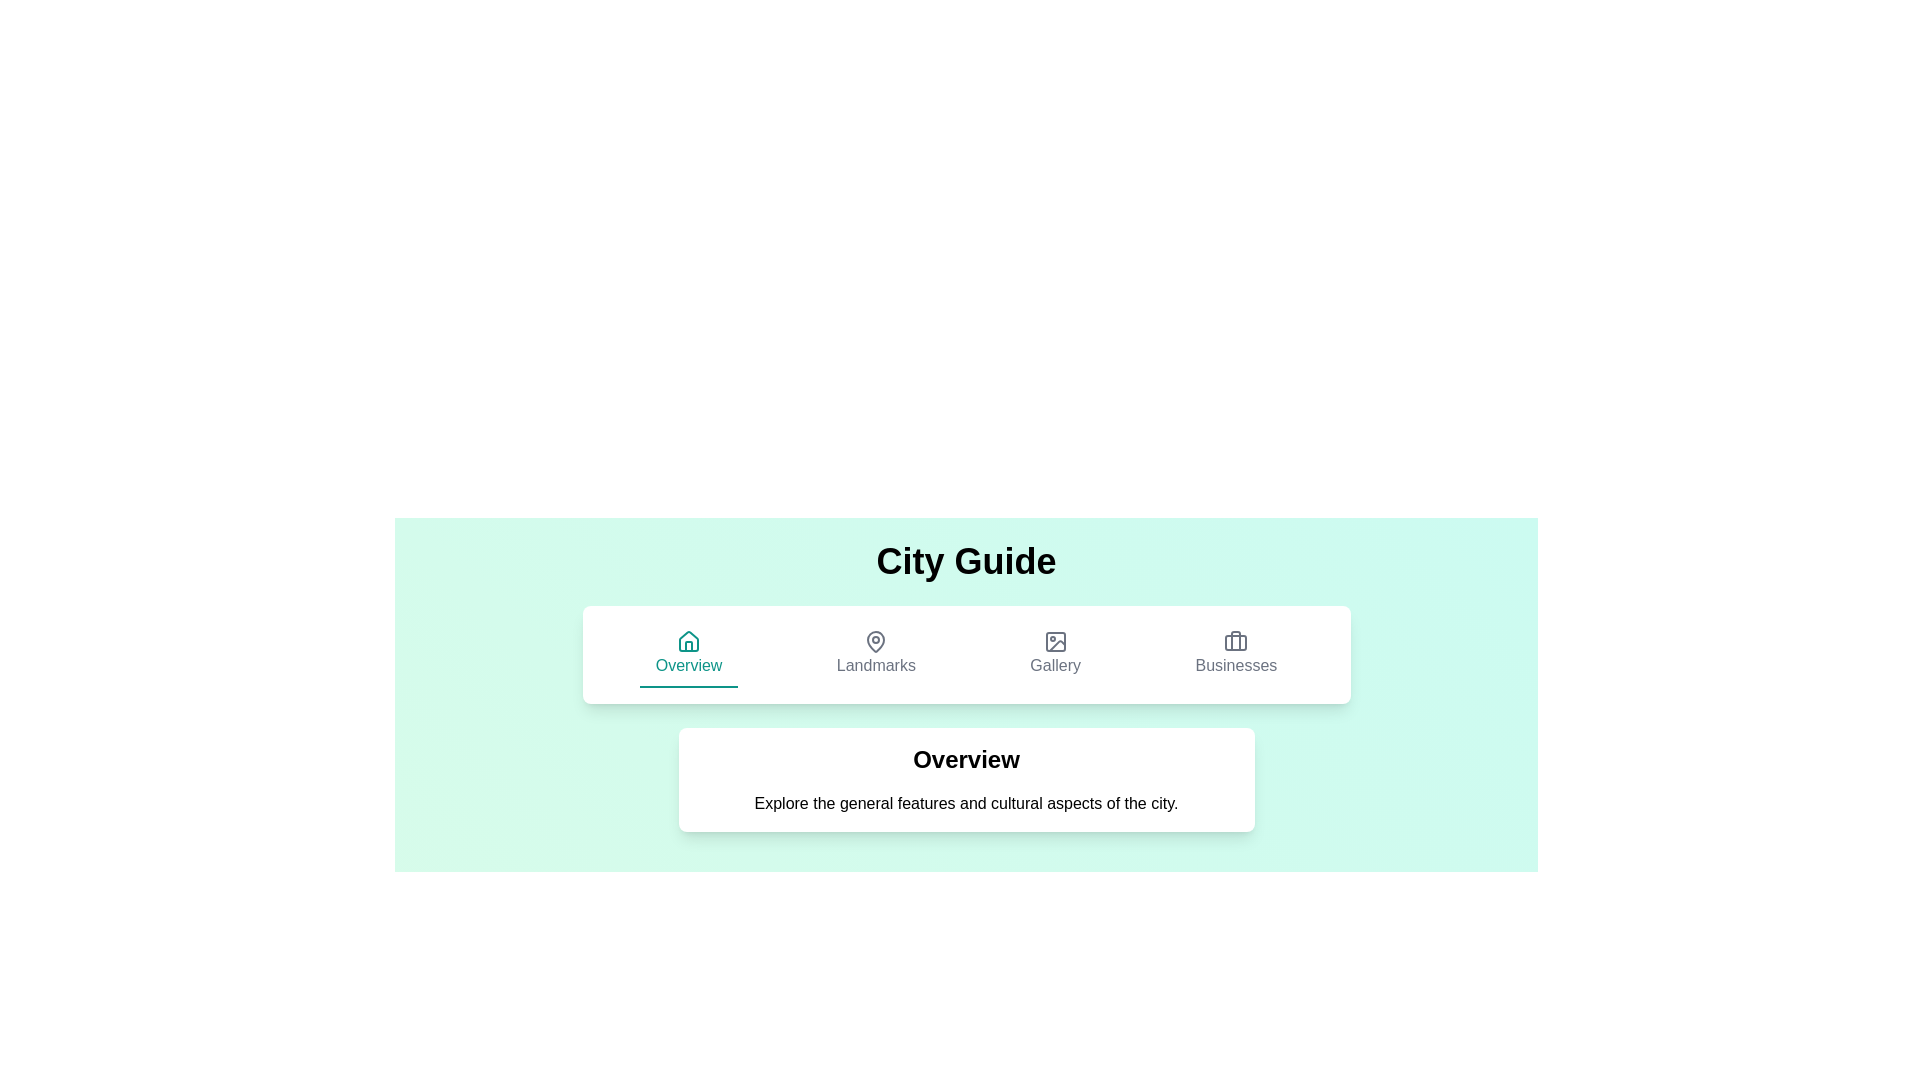 Image resolution: width=1920 pixels, height=1080 pixels. What do you see at coordinates (966, 759) in the screenshot?
I see `the heading text element located at the top-center of the white card, which serves as an introductory section for the content below` at bounding box center [966, 759].